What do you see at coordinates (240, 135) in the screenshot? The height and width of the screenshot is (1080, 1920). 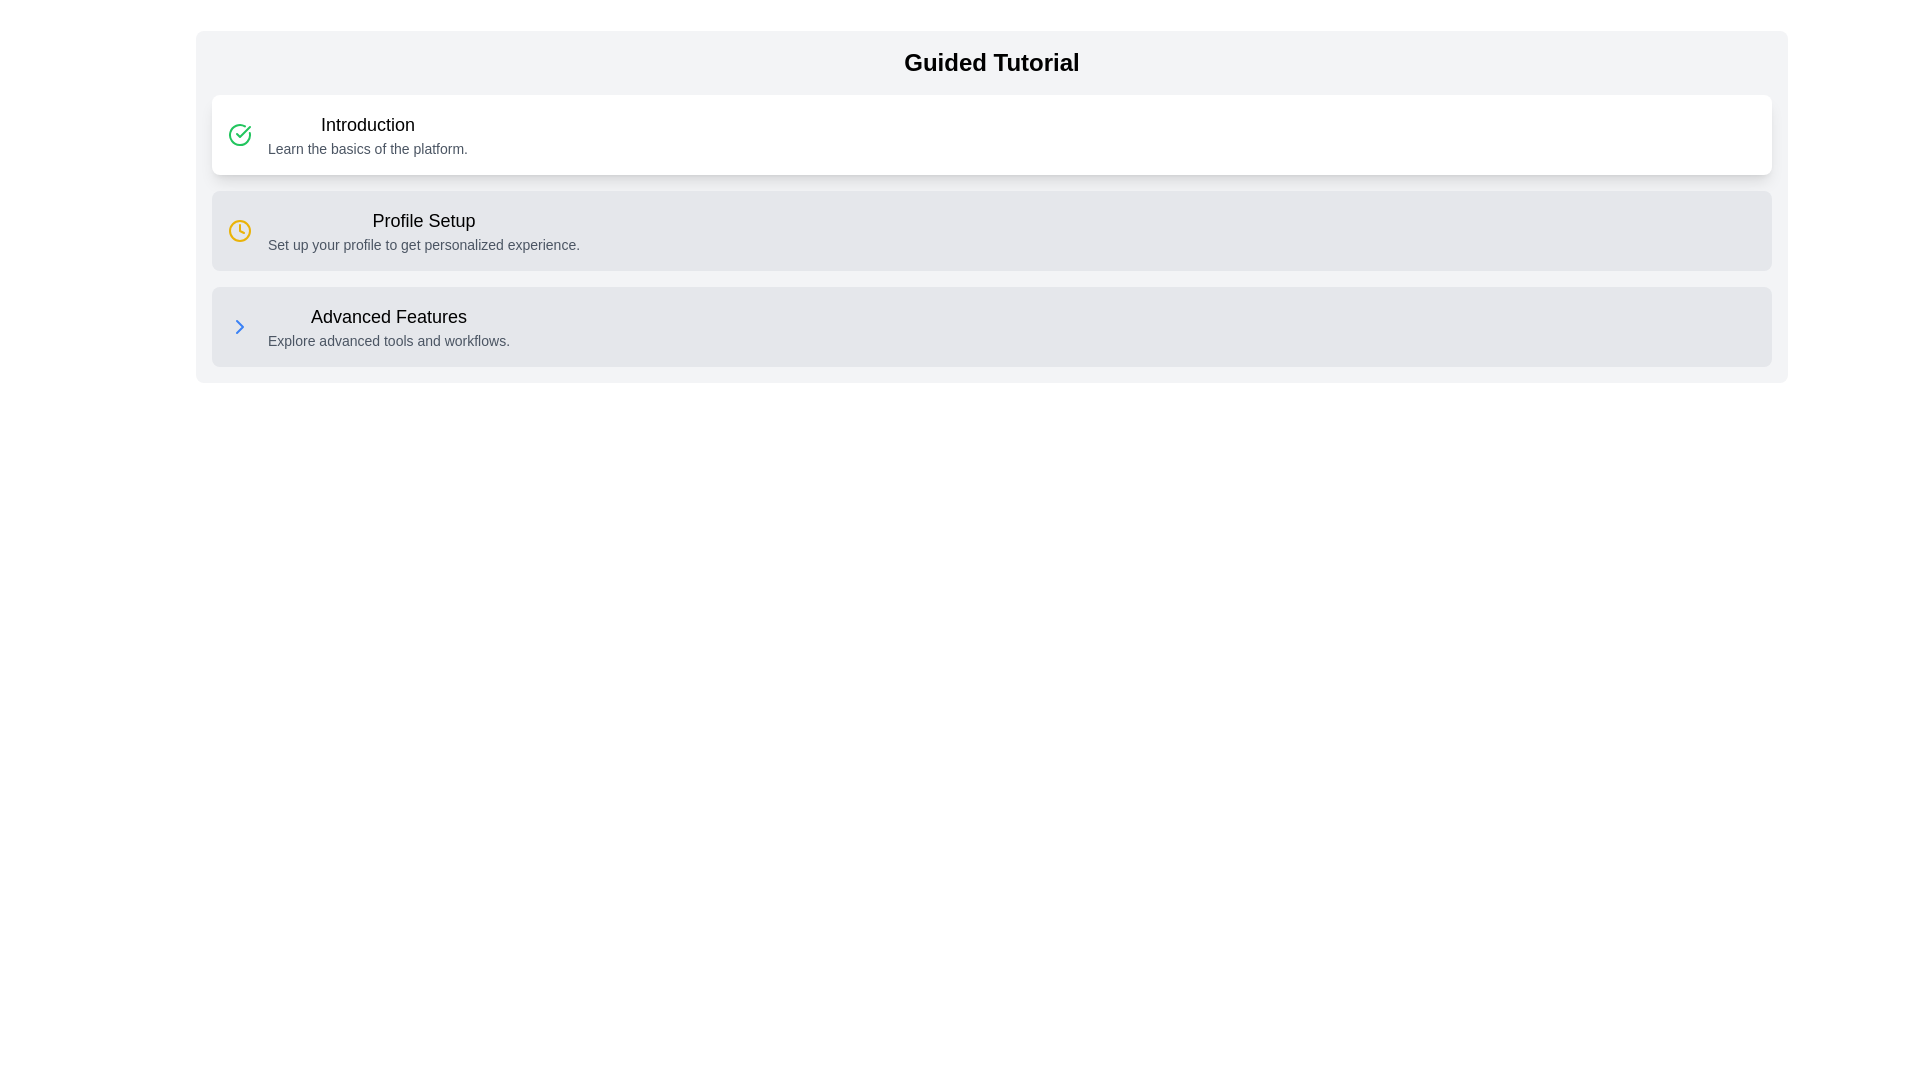 I see `the left-most icon in the Guided Tutorial UI that indicates successful completion of the 'Introduction' section` at bounding box center [240, 135].